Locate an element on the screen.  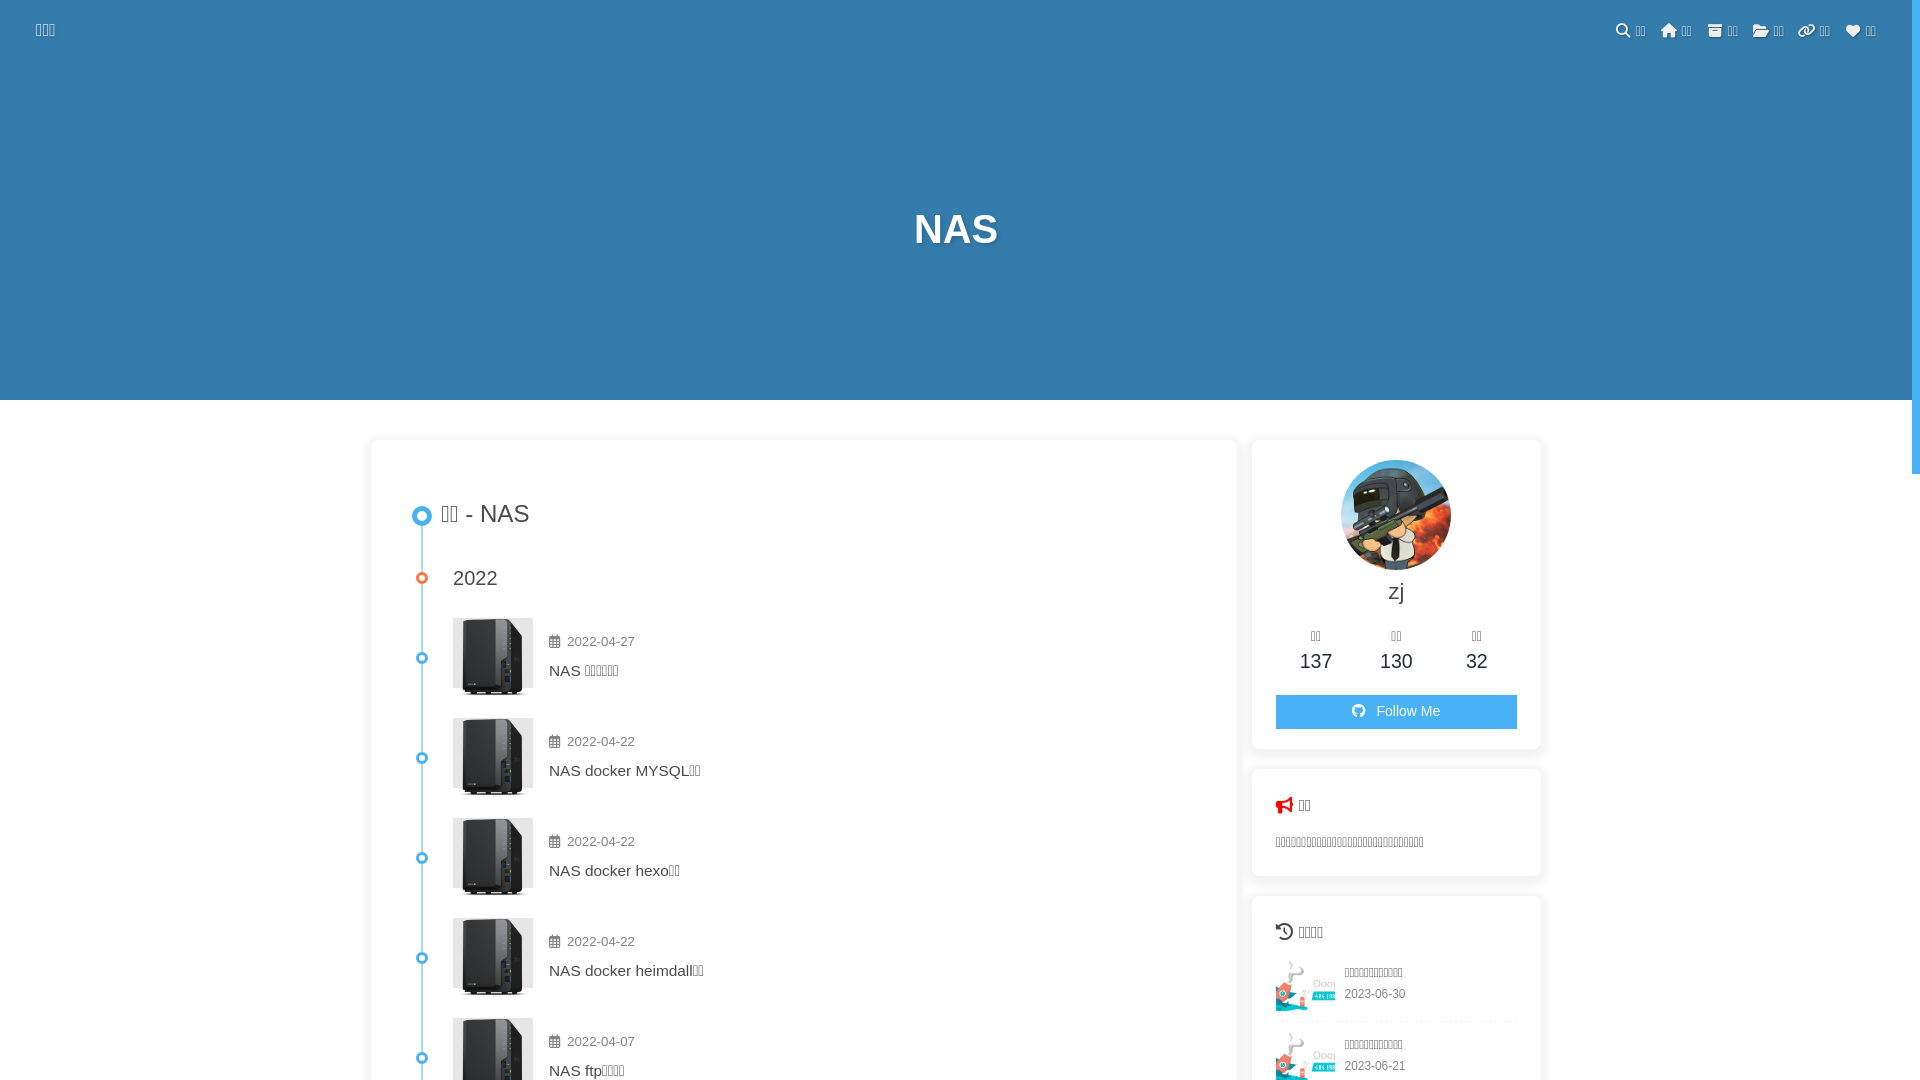
'Follow Me' is located at coordinates (1395, 711).